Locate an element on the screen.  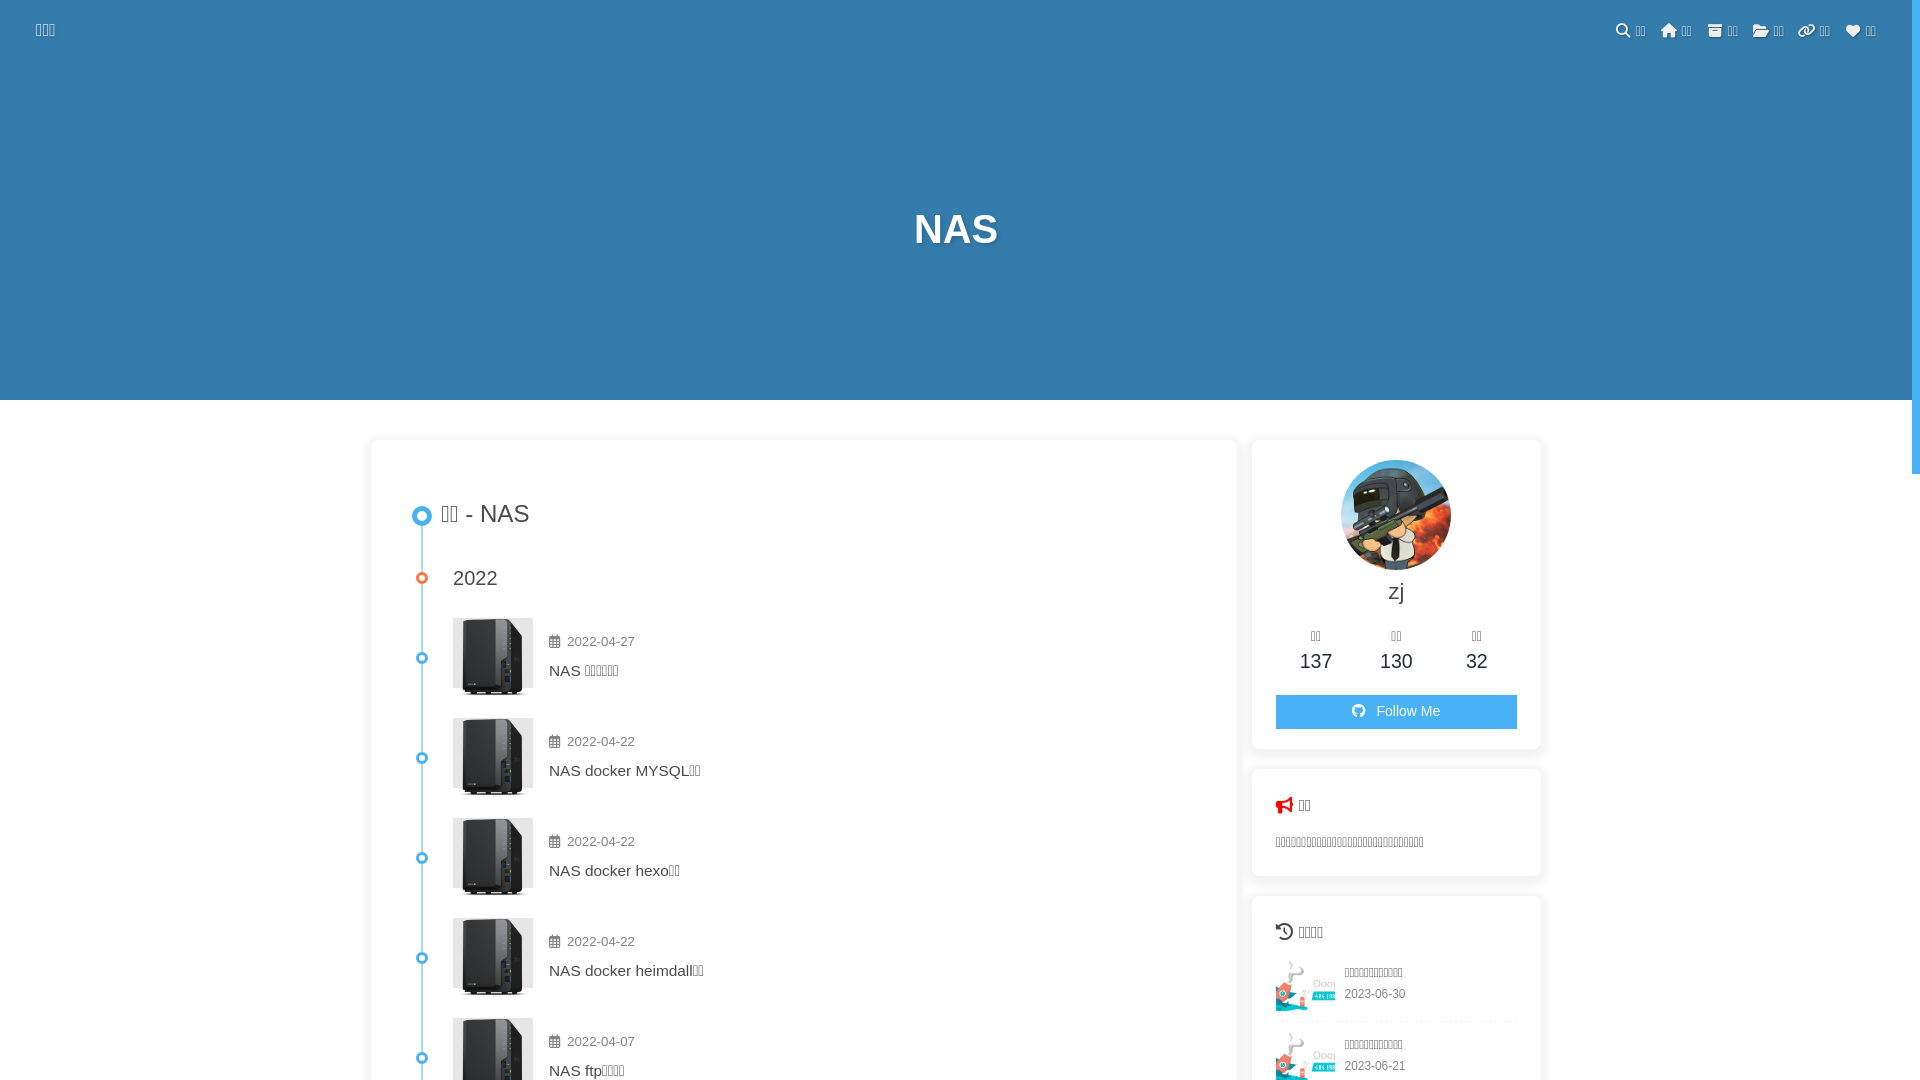
'Follow Me' is located at coordinates (1395, 711).